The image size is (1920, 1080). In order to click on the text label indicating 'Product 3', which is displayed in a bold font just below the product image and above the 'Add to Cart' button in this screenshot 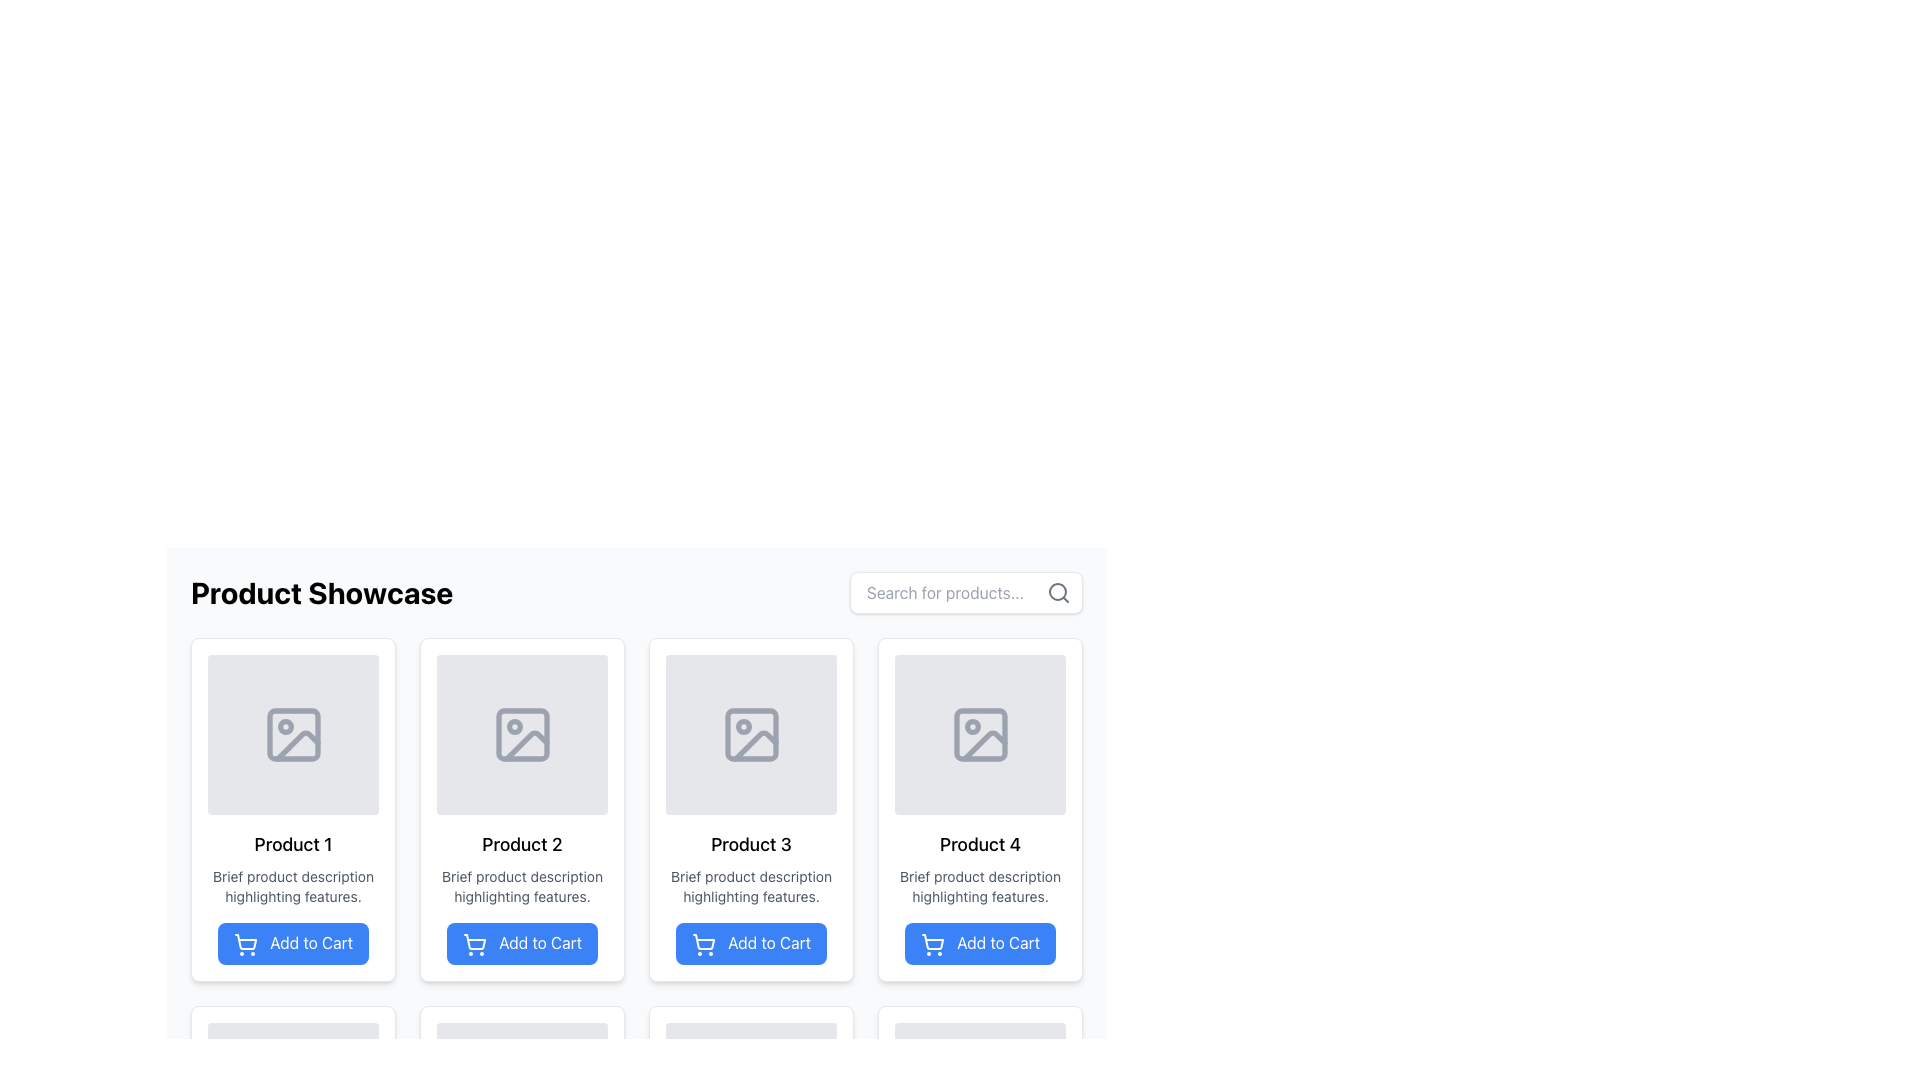, I will do `click(750, 844)`.